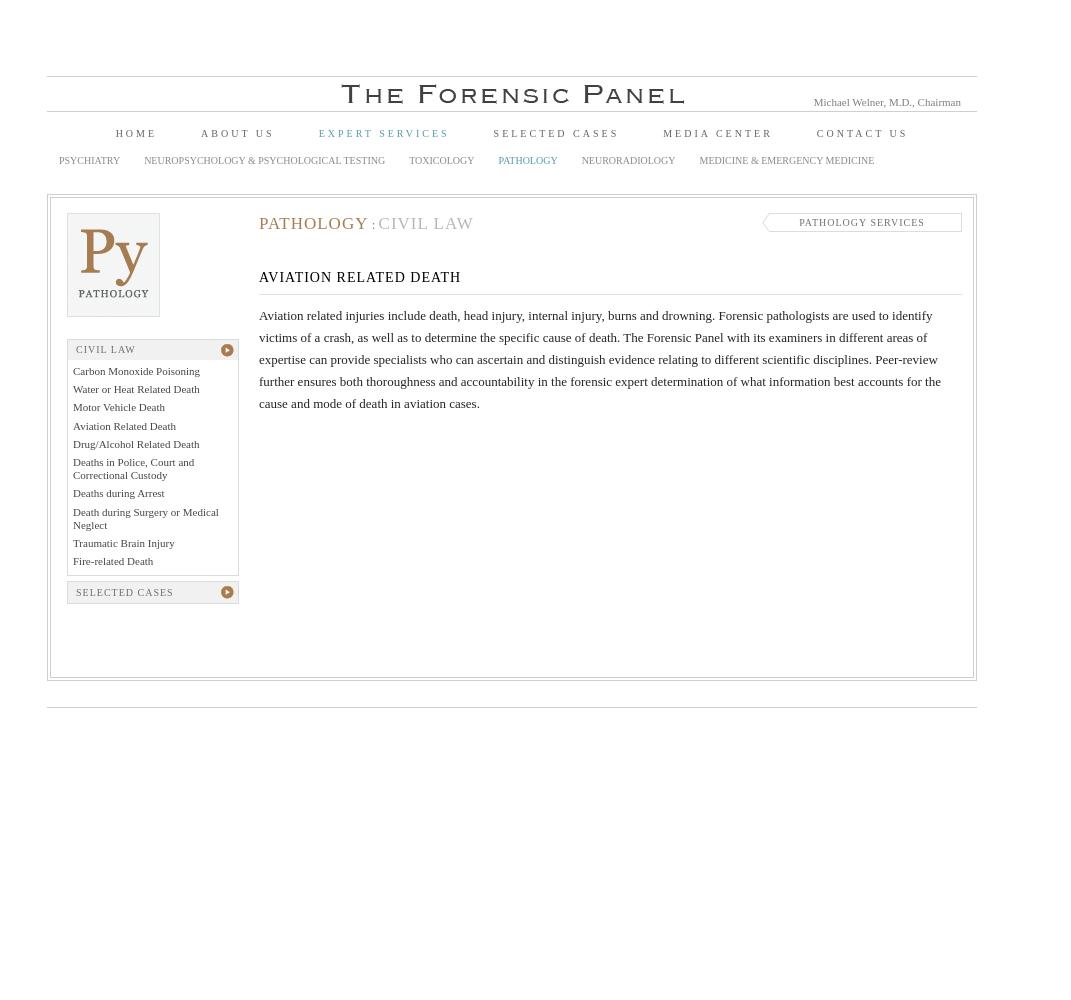 The width and height of the screenshot is (1071, 1000). What do you see at coordinates (115, 133) in the screenshot?
I see `'Home'` at bounding box center [115, 133].